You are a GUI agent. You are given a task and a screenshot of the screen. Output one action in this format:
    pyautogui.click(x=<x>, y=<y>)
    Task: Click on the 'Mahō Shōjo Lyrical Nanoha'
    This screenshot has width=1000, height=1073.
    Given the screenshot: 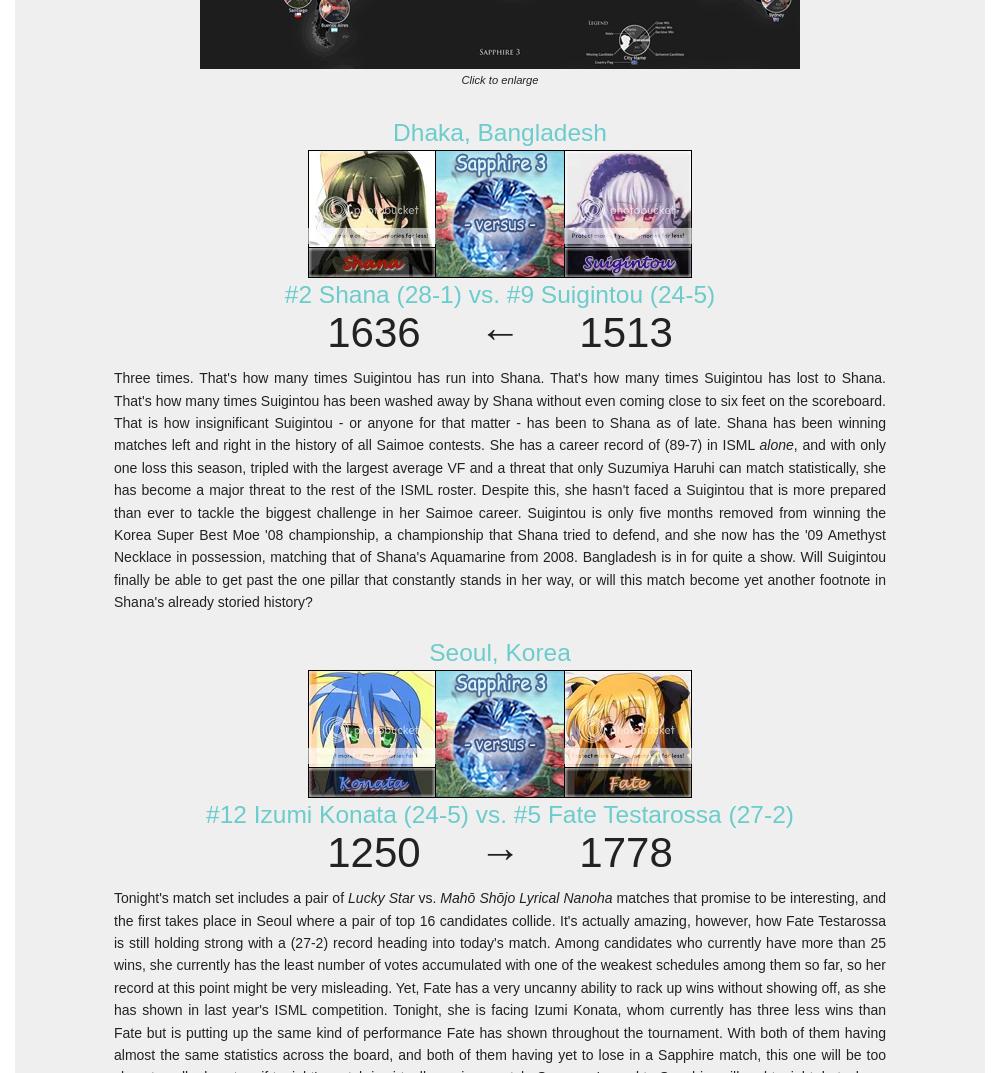 What is the action you would take?
    pyautogui.click(x=526, y=897)
    